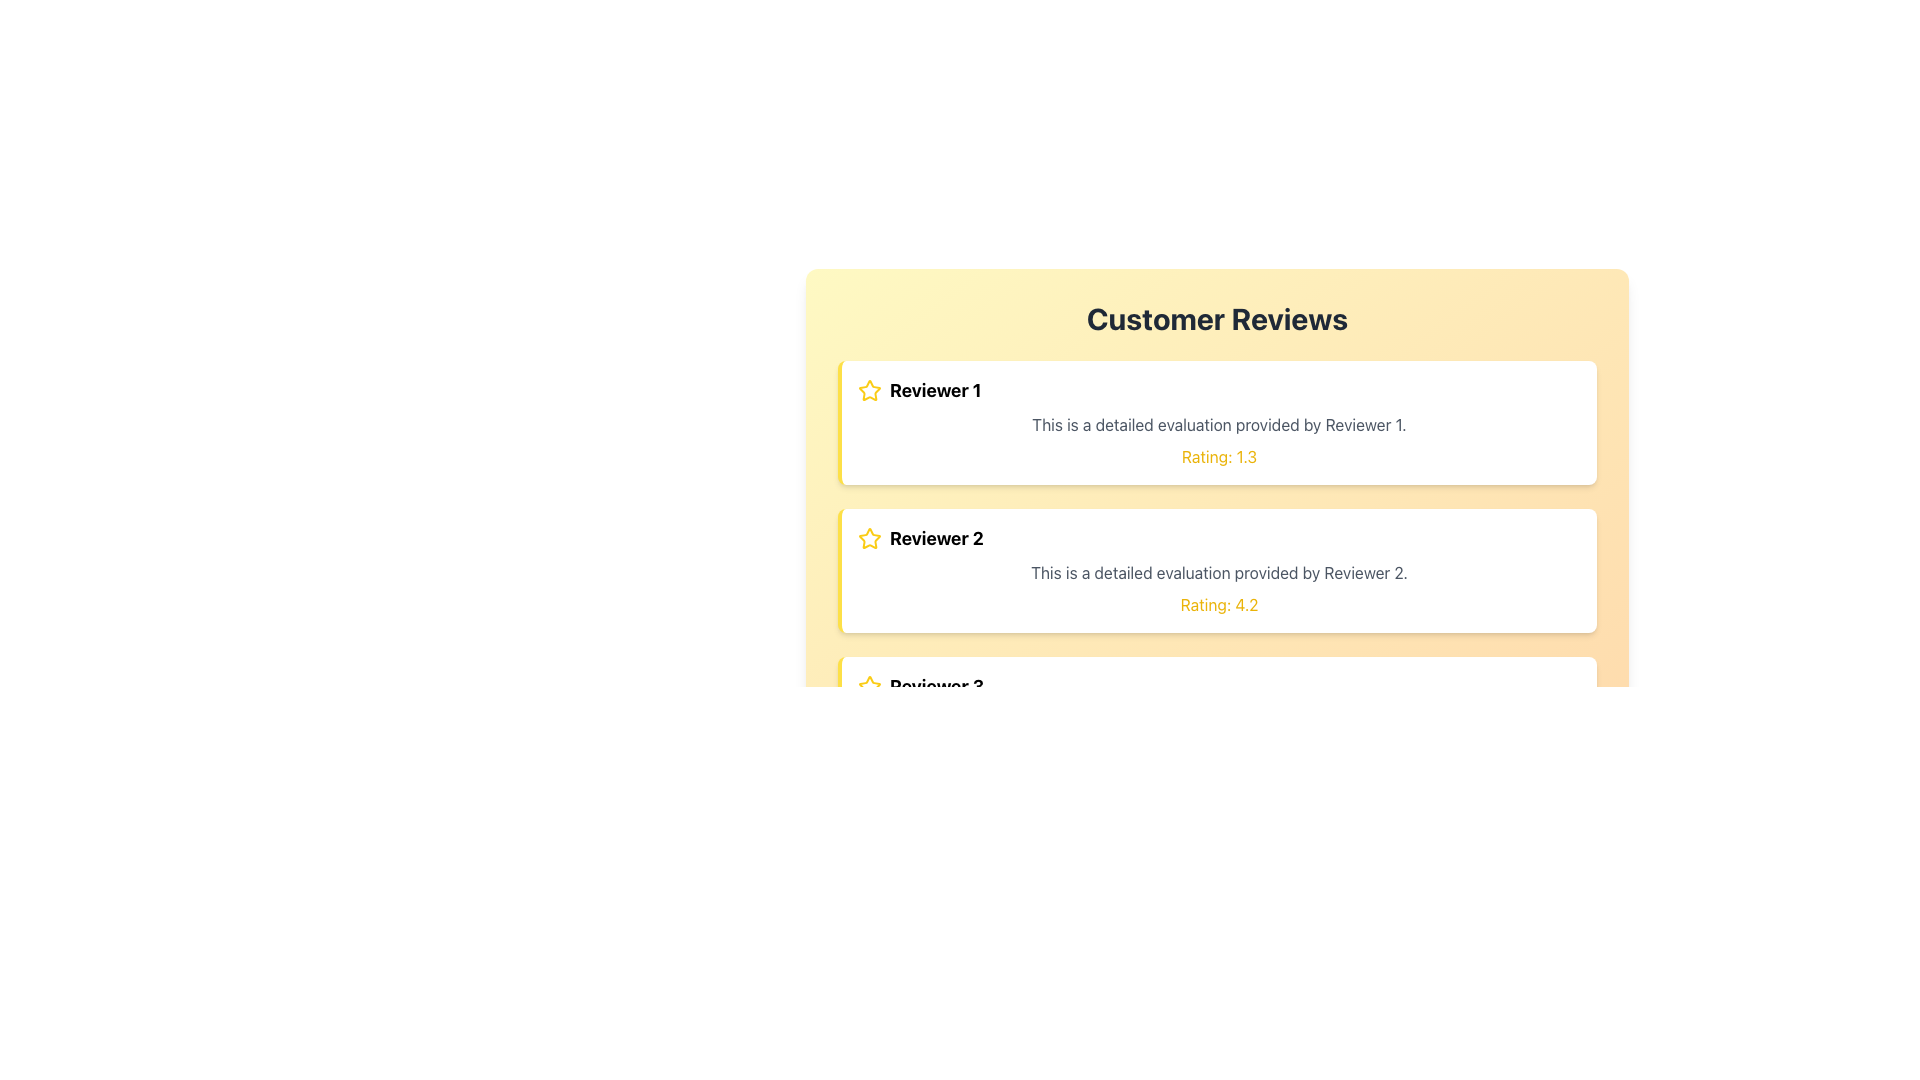 This screenshot has height=1080, width=1920. What do you see at coordinates (869, 390) in the screenshot?
I see `the yellow outlined star graphical icon located to the left of the 'Reviewer 2' text in the review interface` at bounding box center [869, 390].